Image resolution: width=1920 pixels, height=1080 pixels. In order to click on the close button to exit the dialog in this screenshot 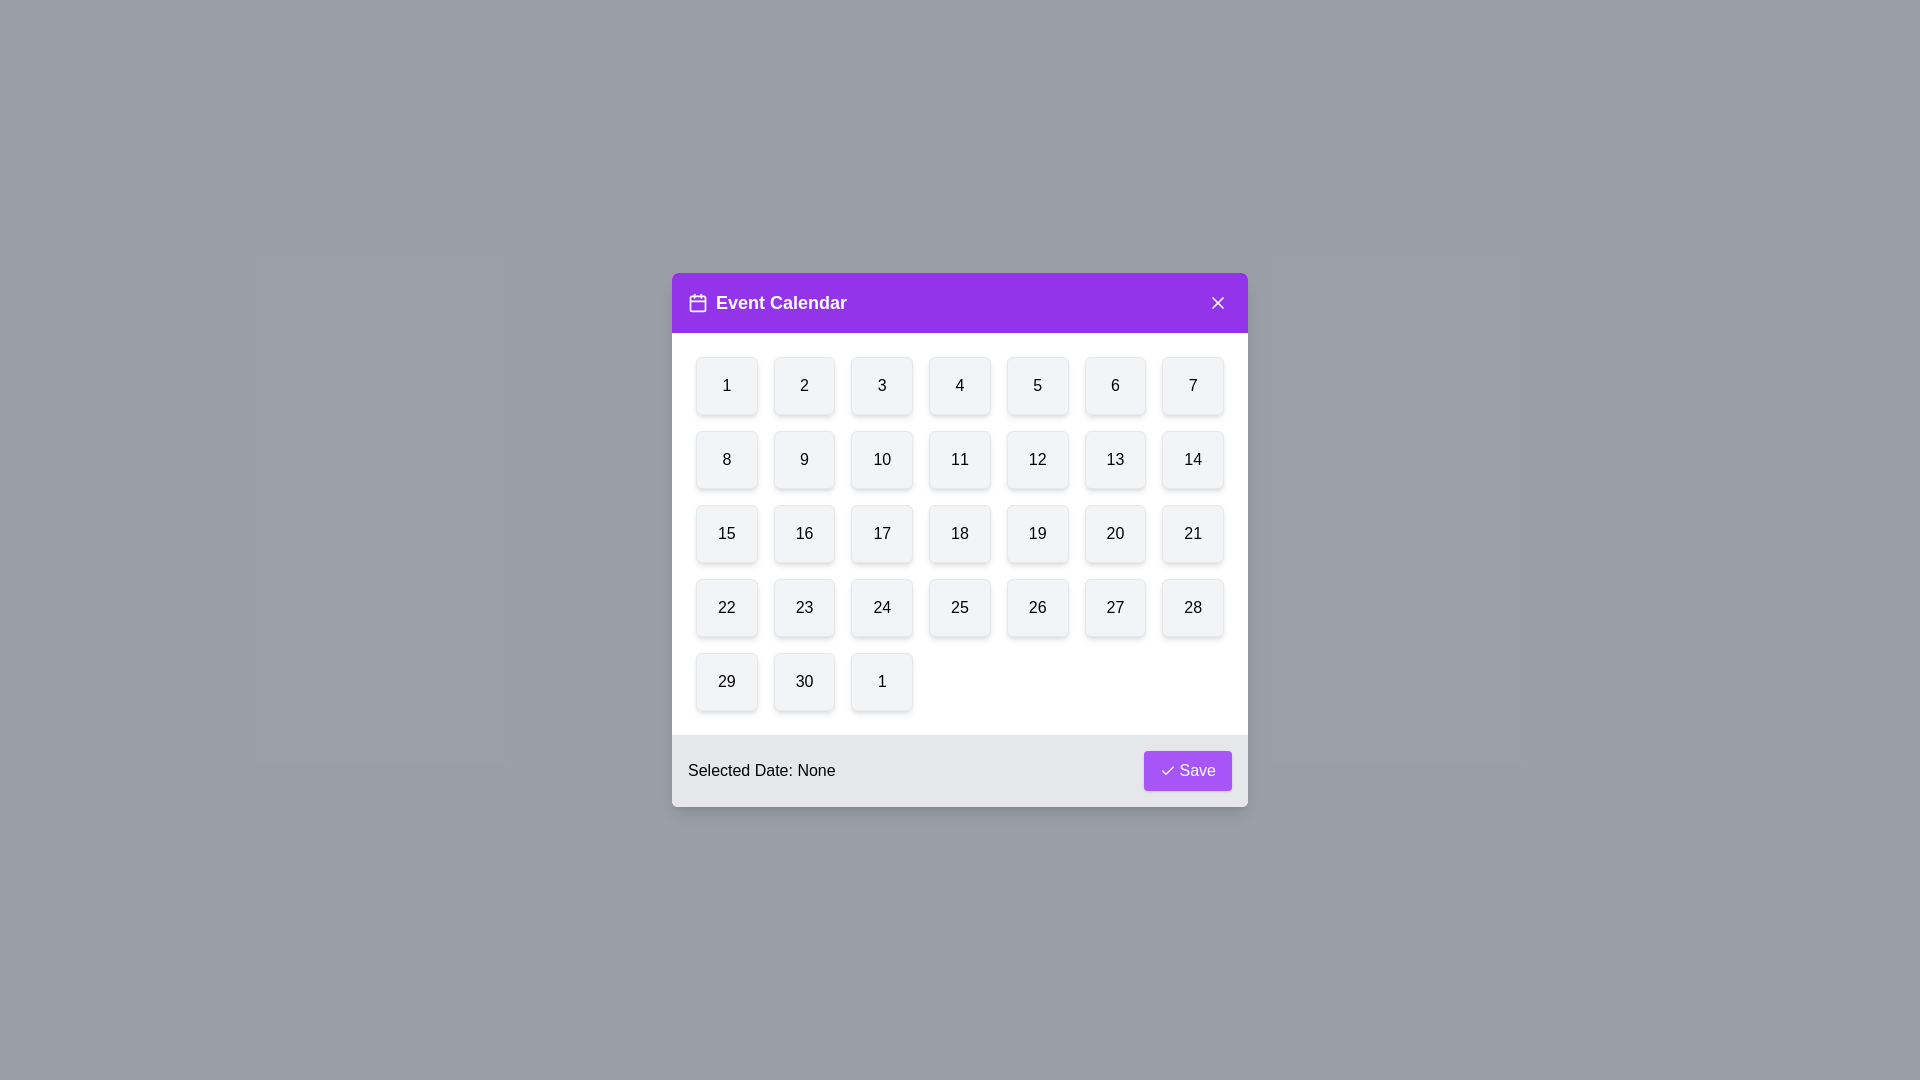, I will do `click(1217, 303)`.